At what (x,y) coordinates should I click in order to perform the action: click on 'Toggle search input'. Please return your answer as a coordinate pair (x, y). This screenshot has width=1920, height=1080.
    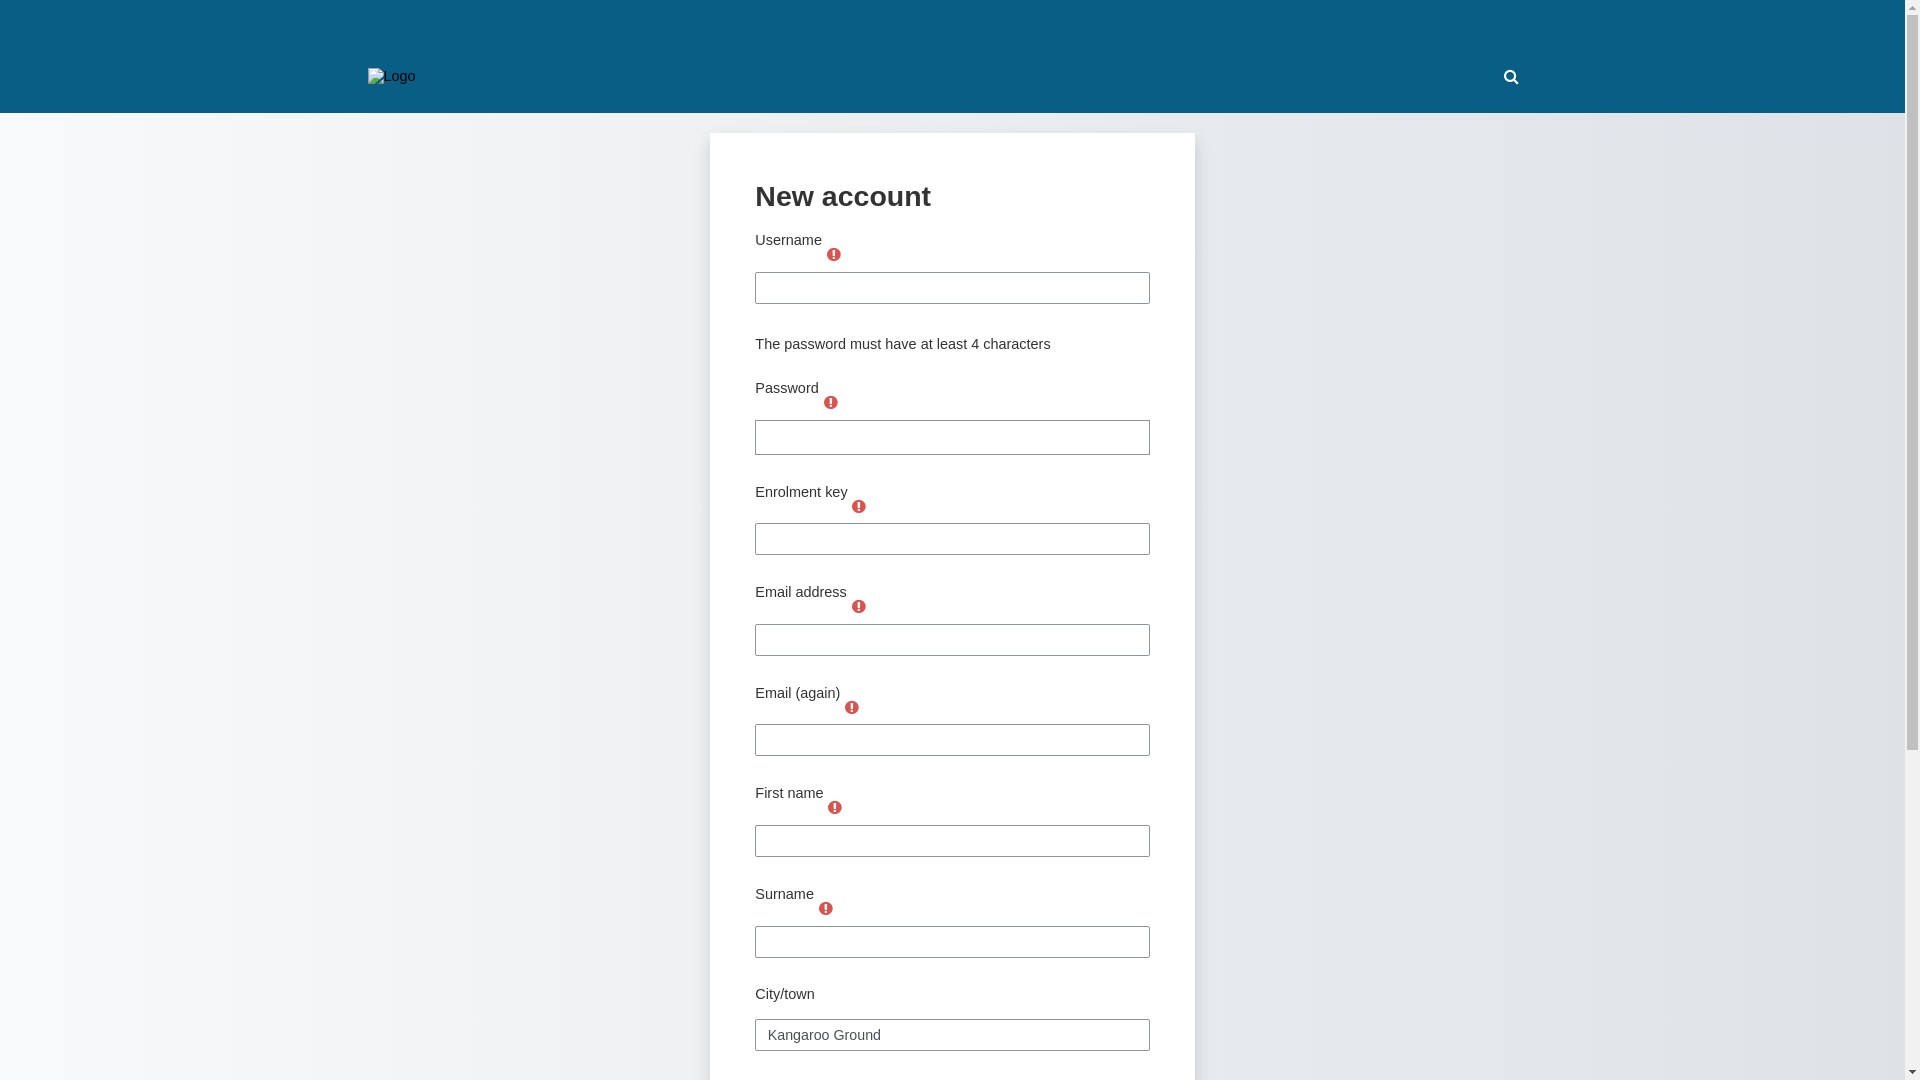
    Looking at the image, I should click on (1499, 76).